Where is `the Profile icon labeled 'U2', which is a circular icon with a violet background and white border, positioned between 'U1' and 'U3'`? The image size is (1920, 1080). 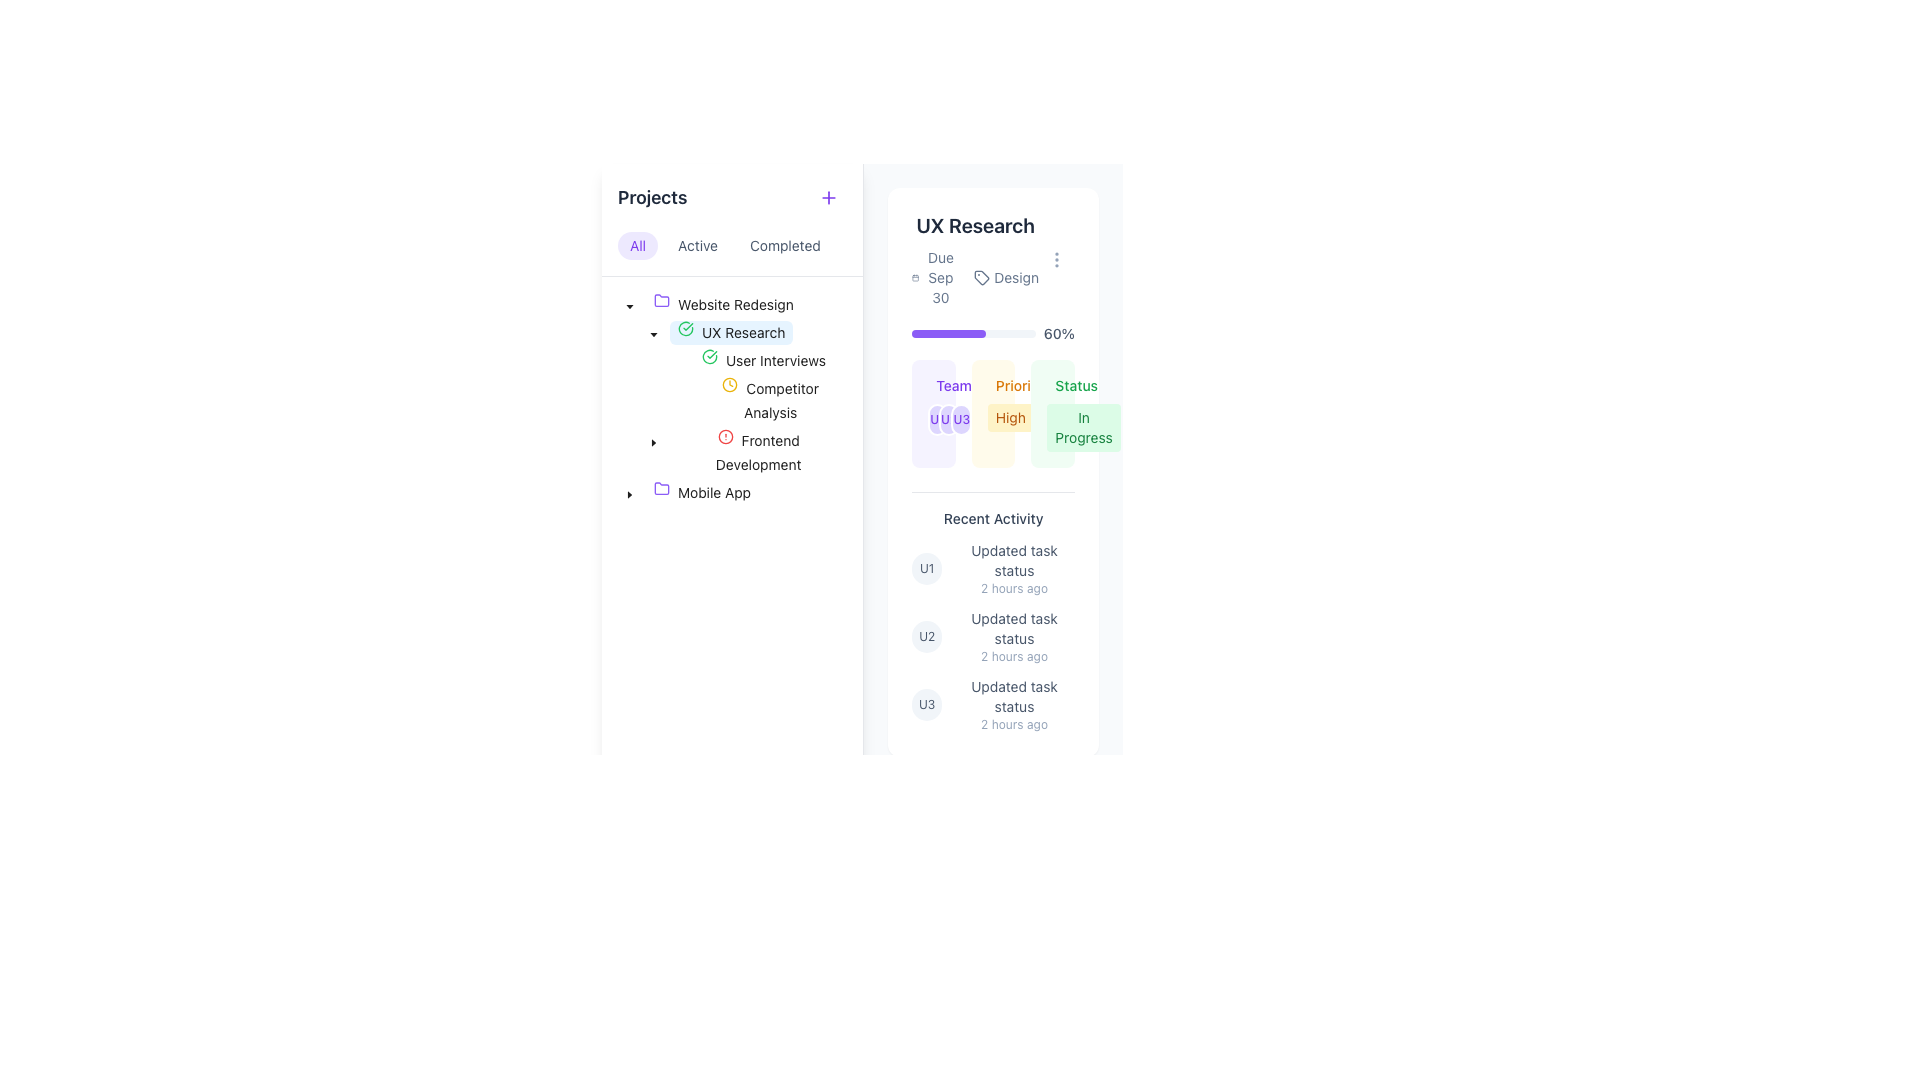 the Profile icon labeled 'U2', which is a circular icon with a violet background and white border, positioned between 'U1' and 'U3' is located at coordinates (948, 419).